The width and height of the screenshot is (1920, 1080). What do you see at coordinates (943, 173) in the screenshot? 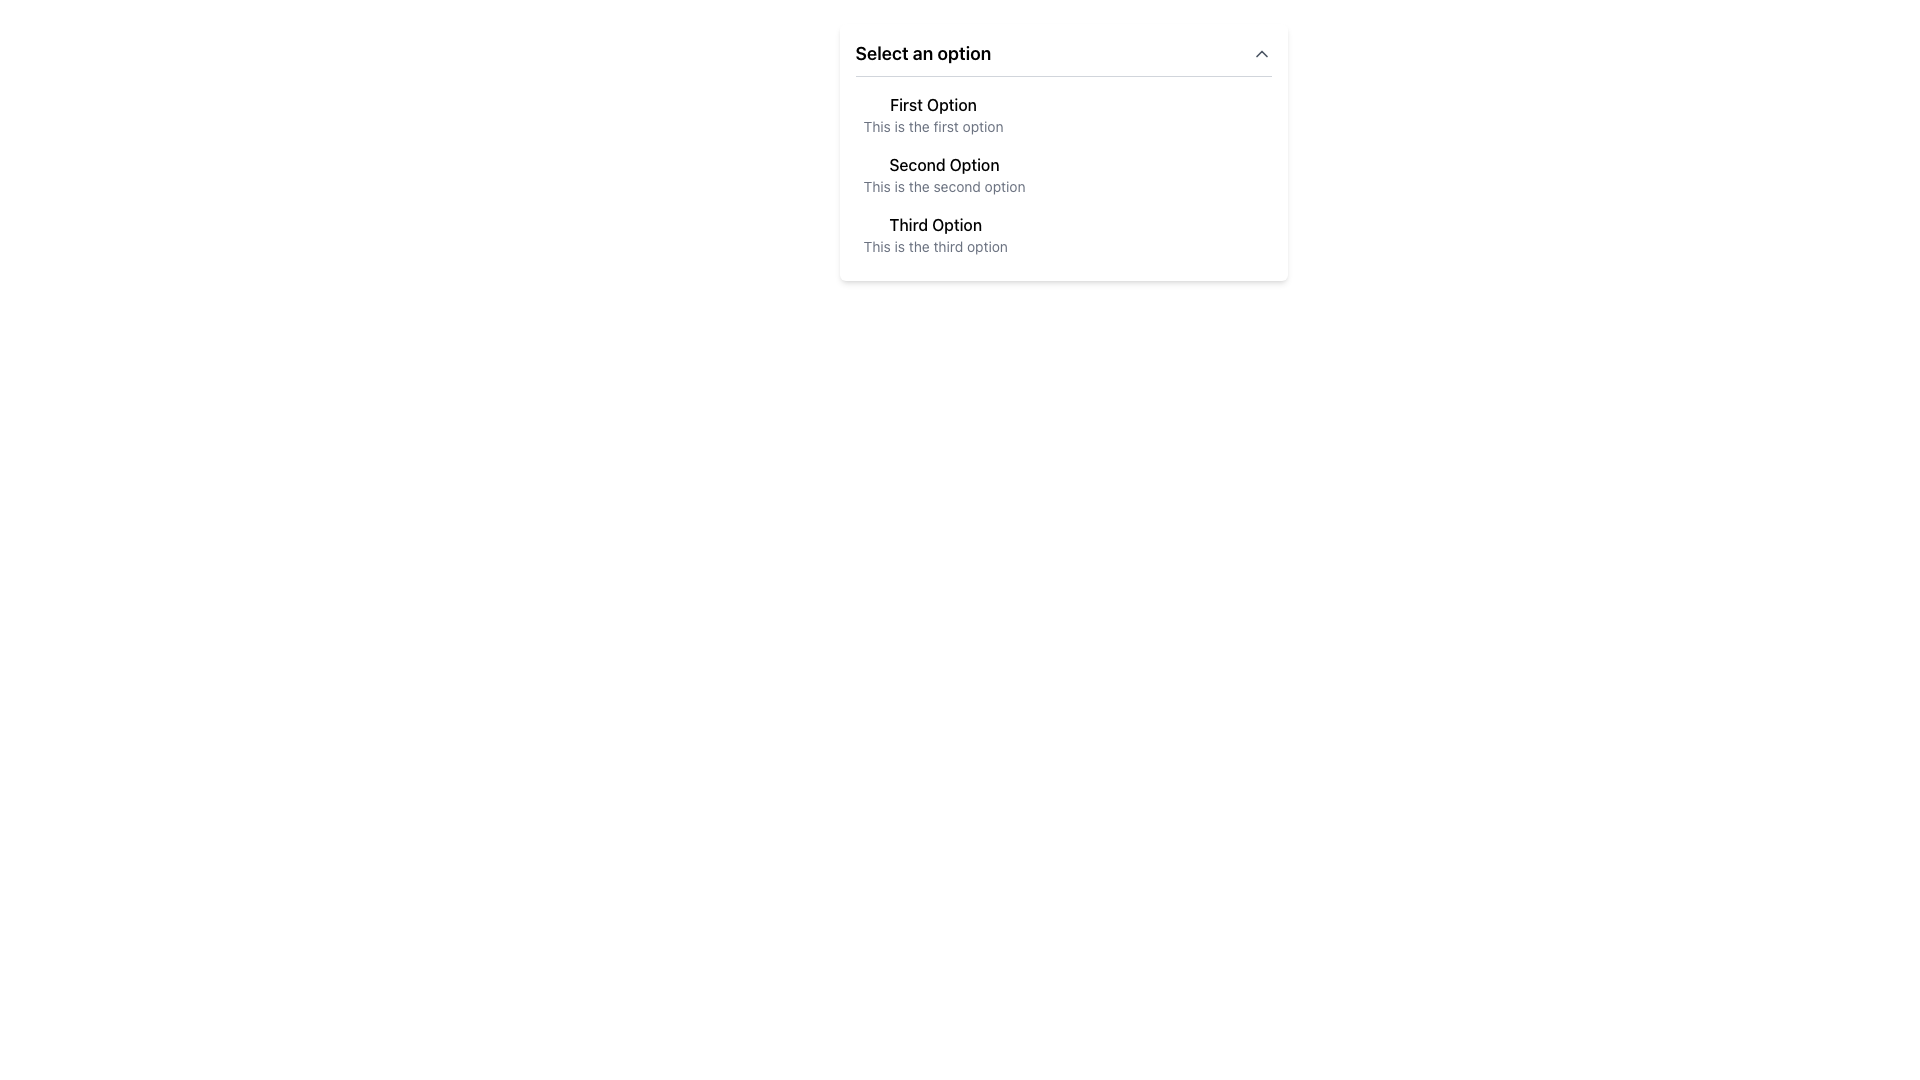
I see `the second selectable list item labeled 'Second Option'` at bounding box center [943, 173].